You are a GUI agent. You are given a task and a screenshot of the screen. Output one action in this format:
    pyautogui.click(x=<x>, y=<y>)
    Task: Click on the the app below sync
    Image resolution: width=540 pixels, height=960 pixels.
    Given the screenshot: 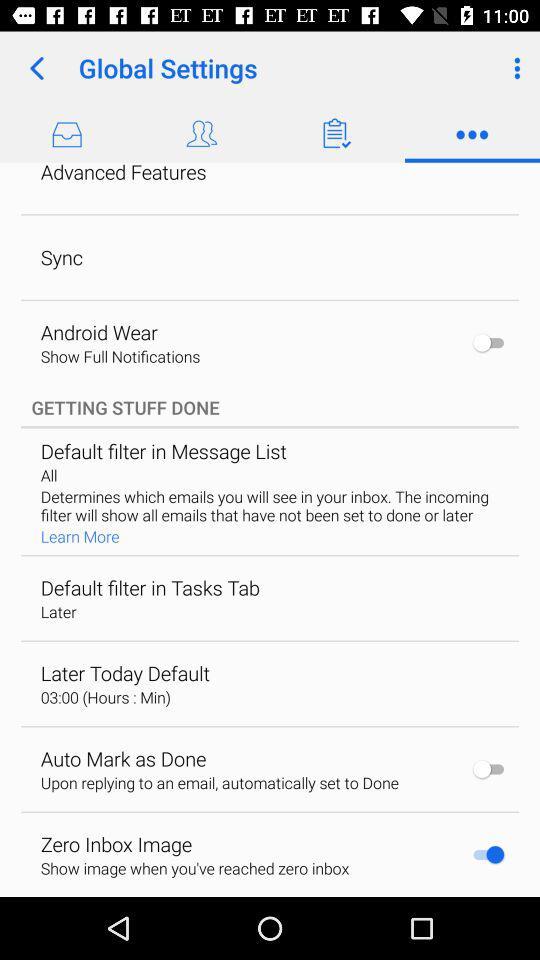 What is the action you would take?
    pyautogui.click(x=98, y=332)
    